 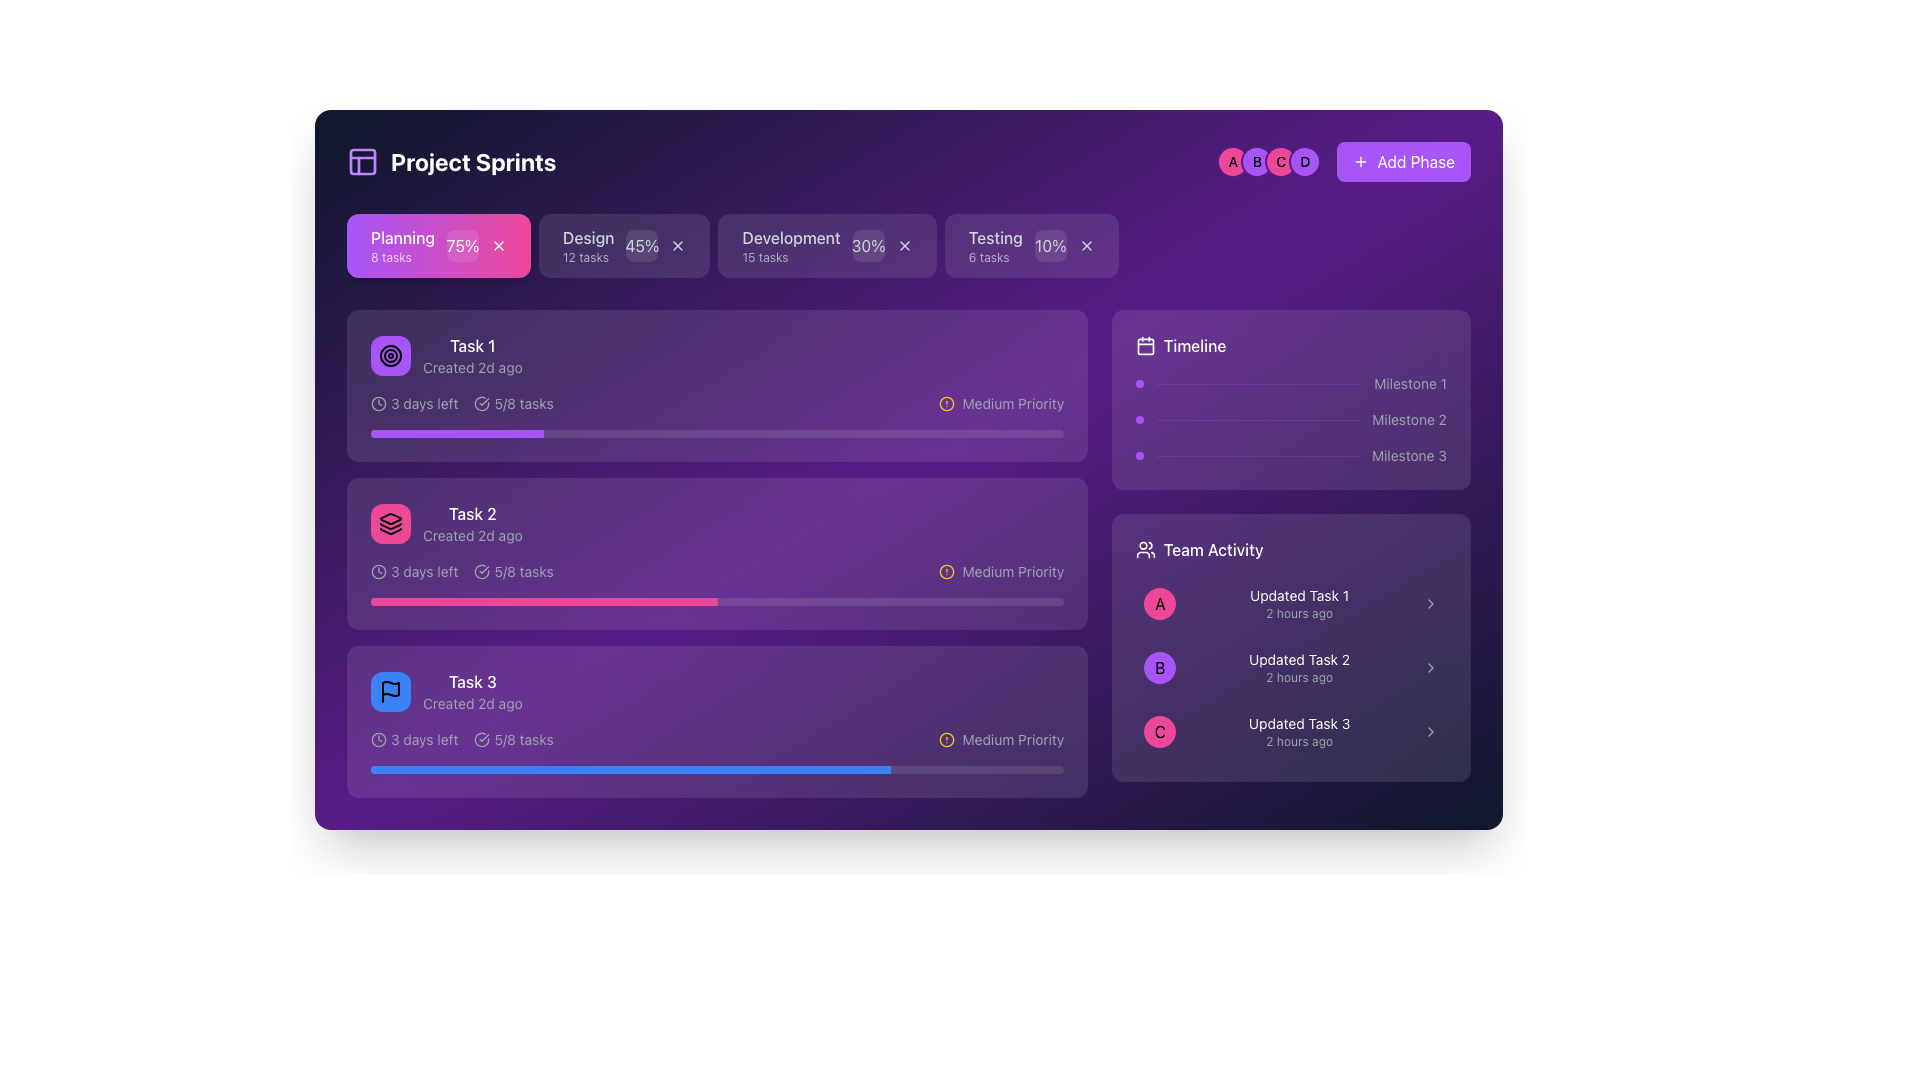 What do you see at coordinates (390, 523) in the screenshot?
I see `the icon located in the left vertical column, in the box with a pink background corresponding to 'Task 2'` at bounding box center [390, 523].